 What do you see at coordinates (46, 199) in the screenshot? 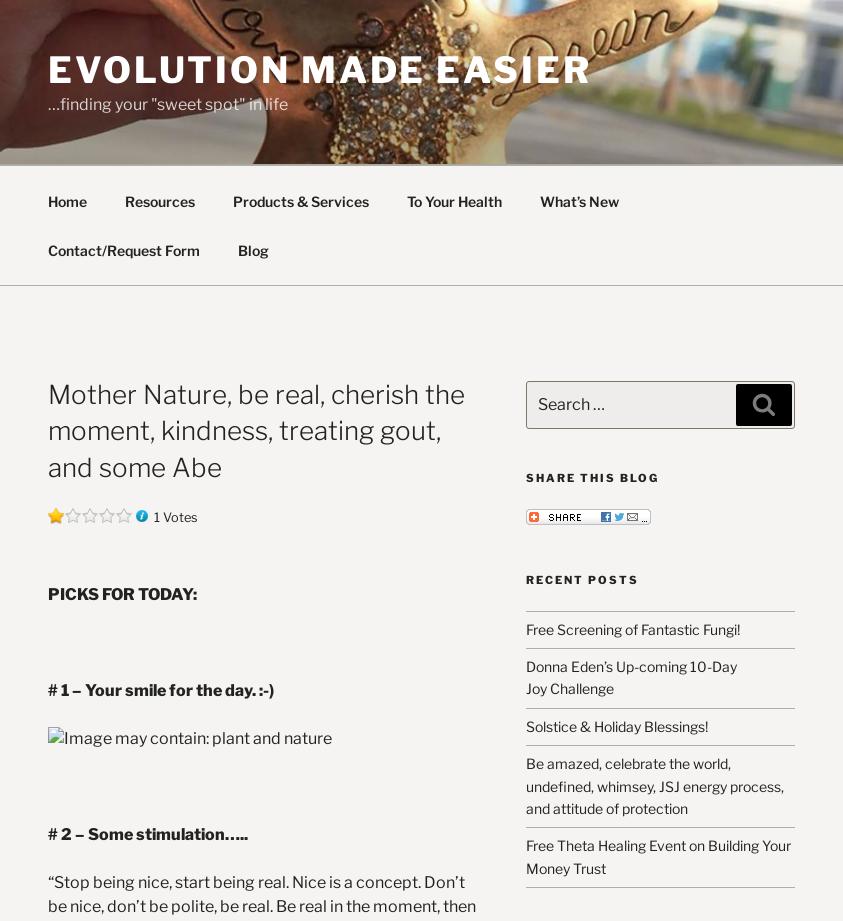
I see `'Home'` at bounding box center [46, 199].